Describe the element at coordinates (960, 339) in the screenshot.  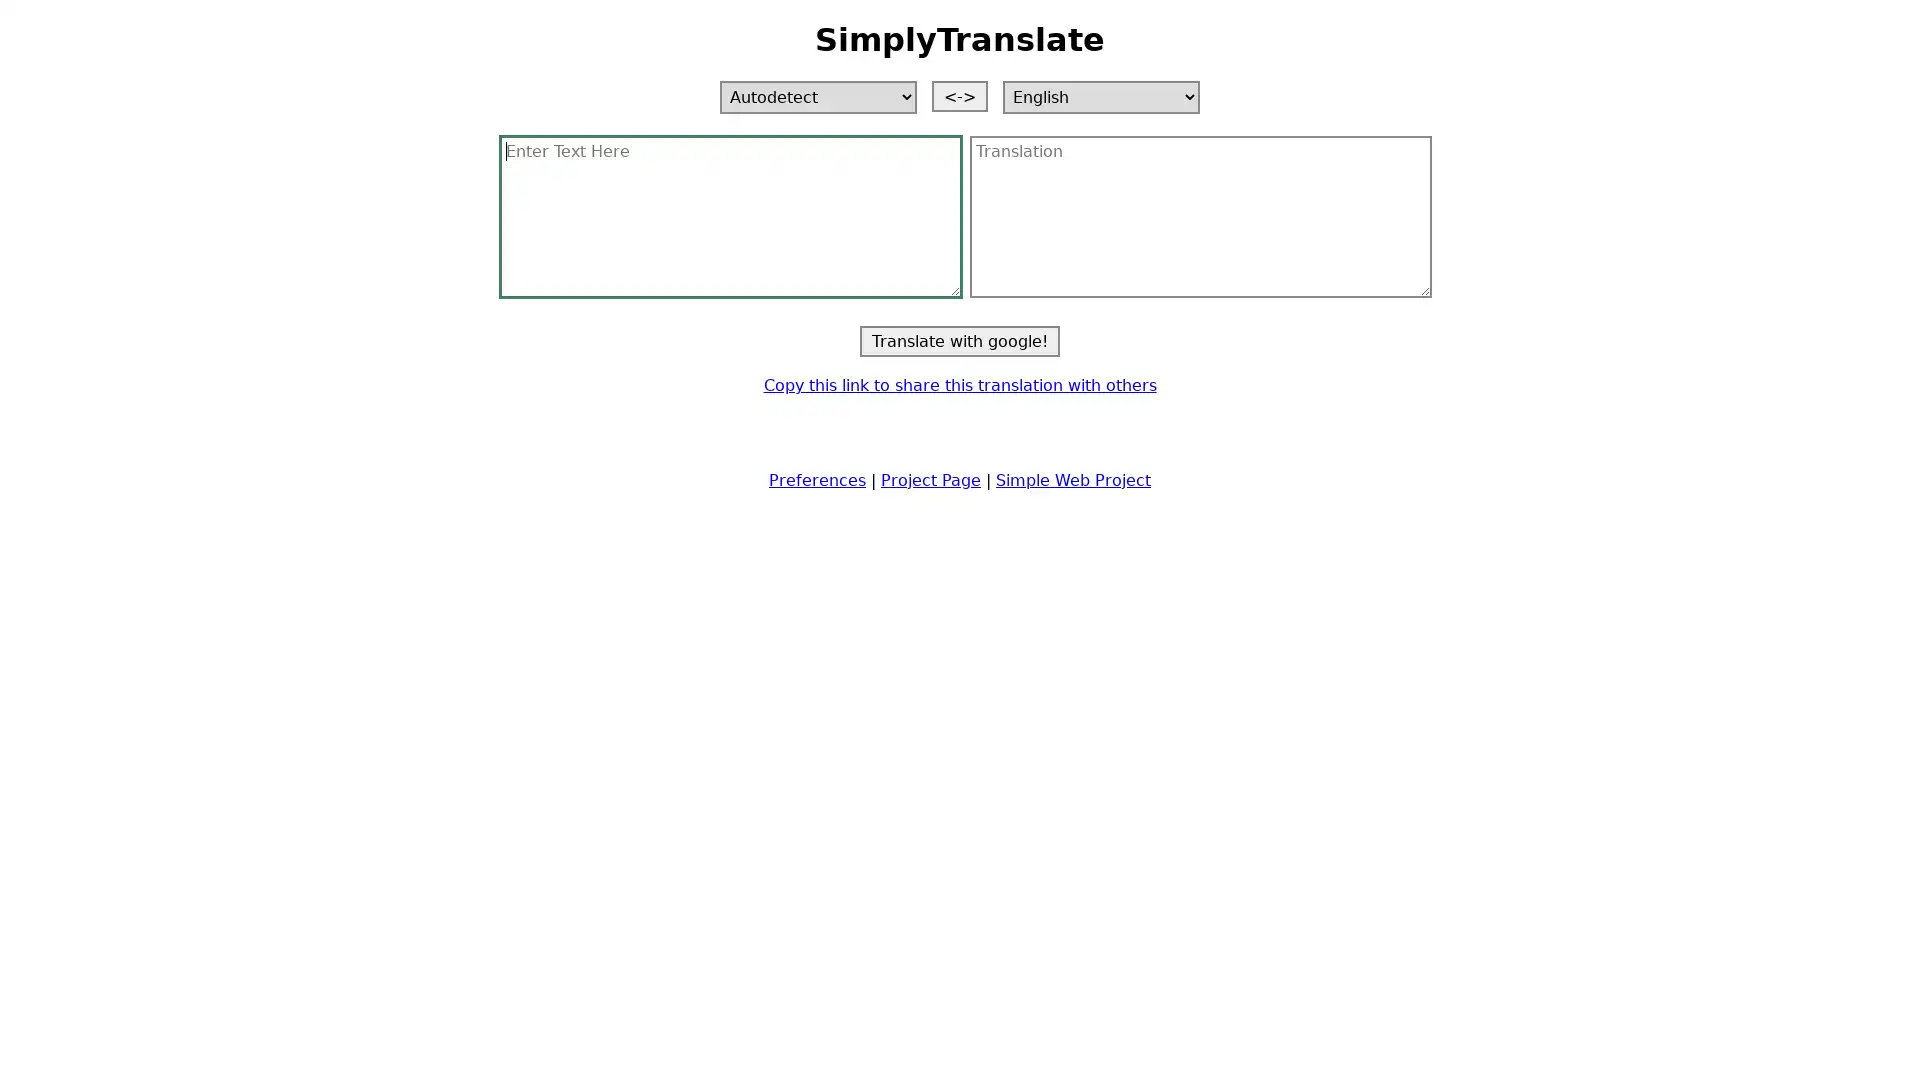
I see `Translate with google!` at that location.